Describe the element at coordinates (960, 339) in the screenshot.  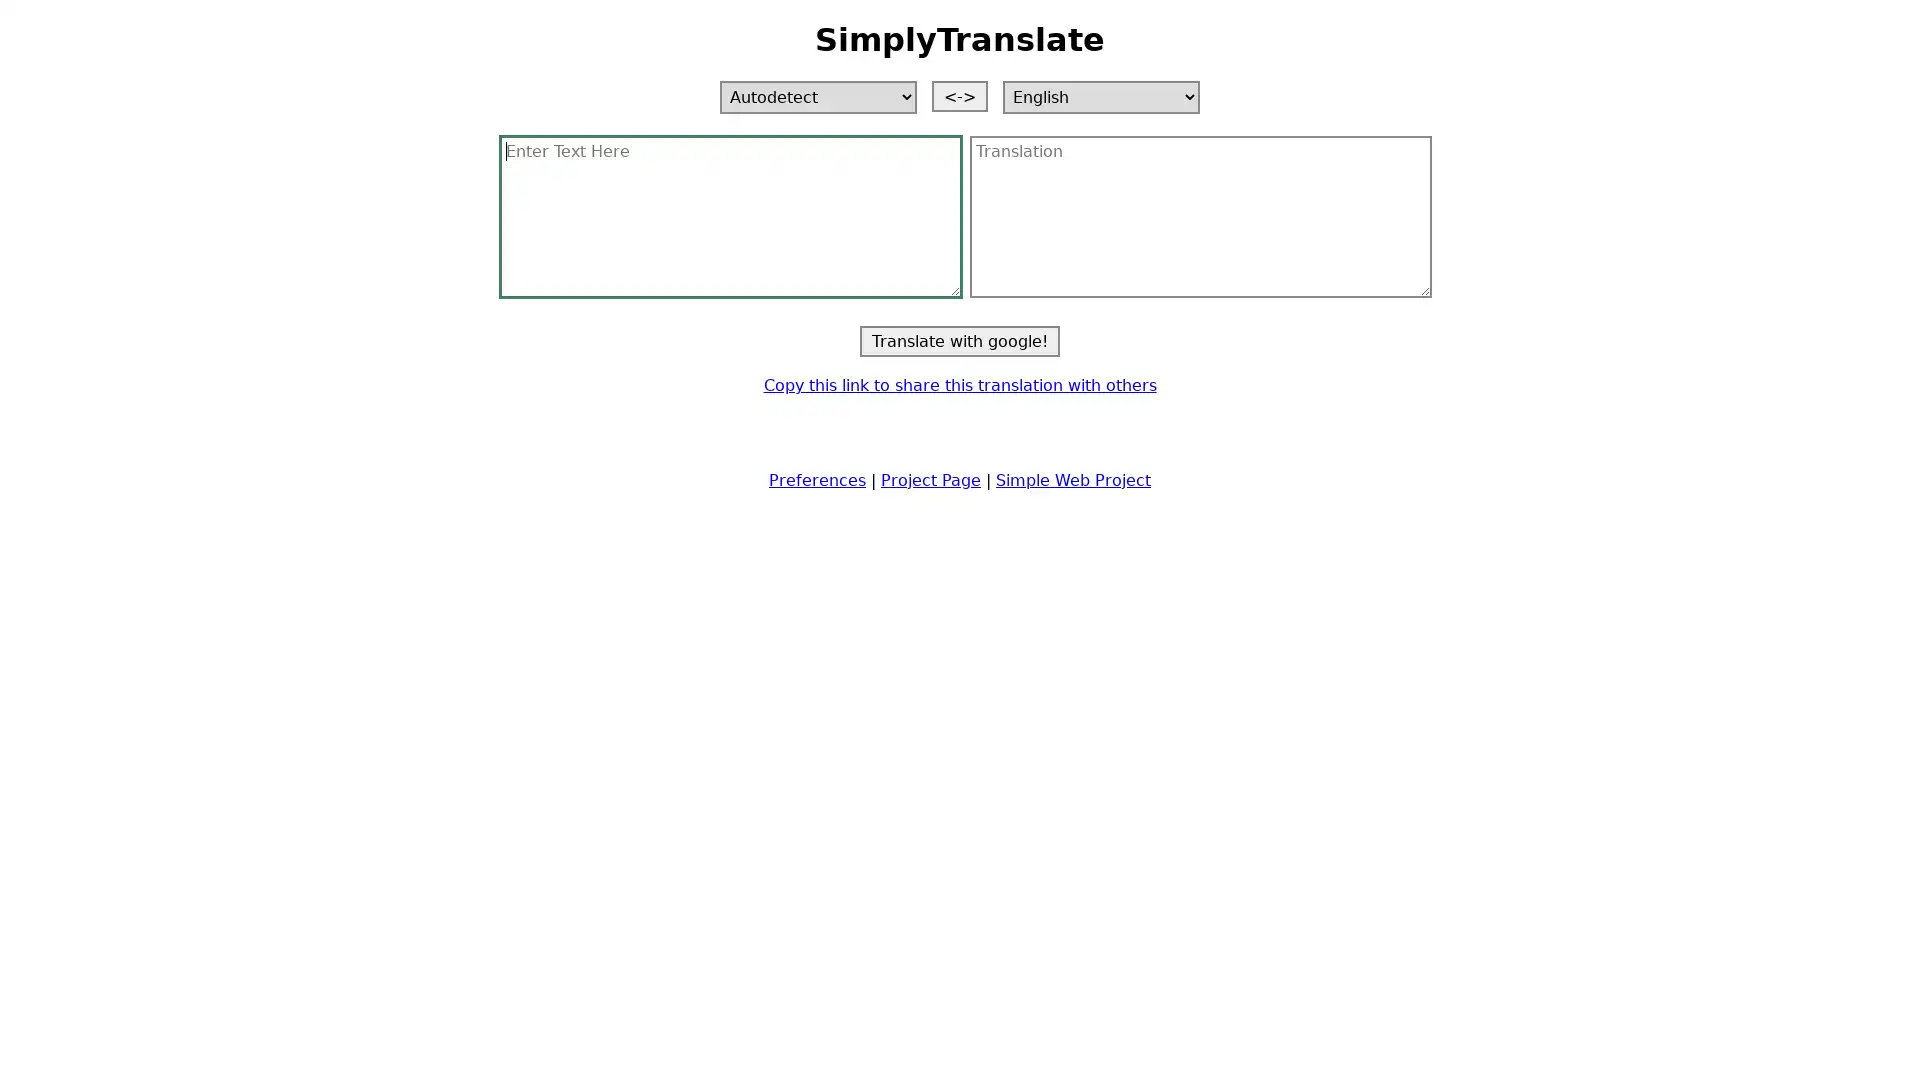
I see `Translate with google!` at that location.